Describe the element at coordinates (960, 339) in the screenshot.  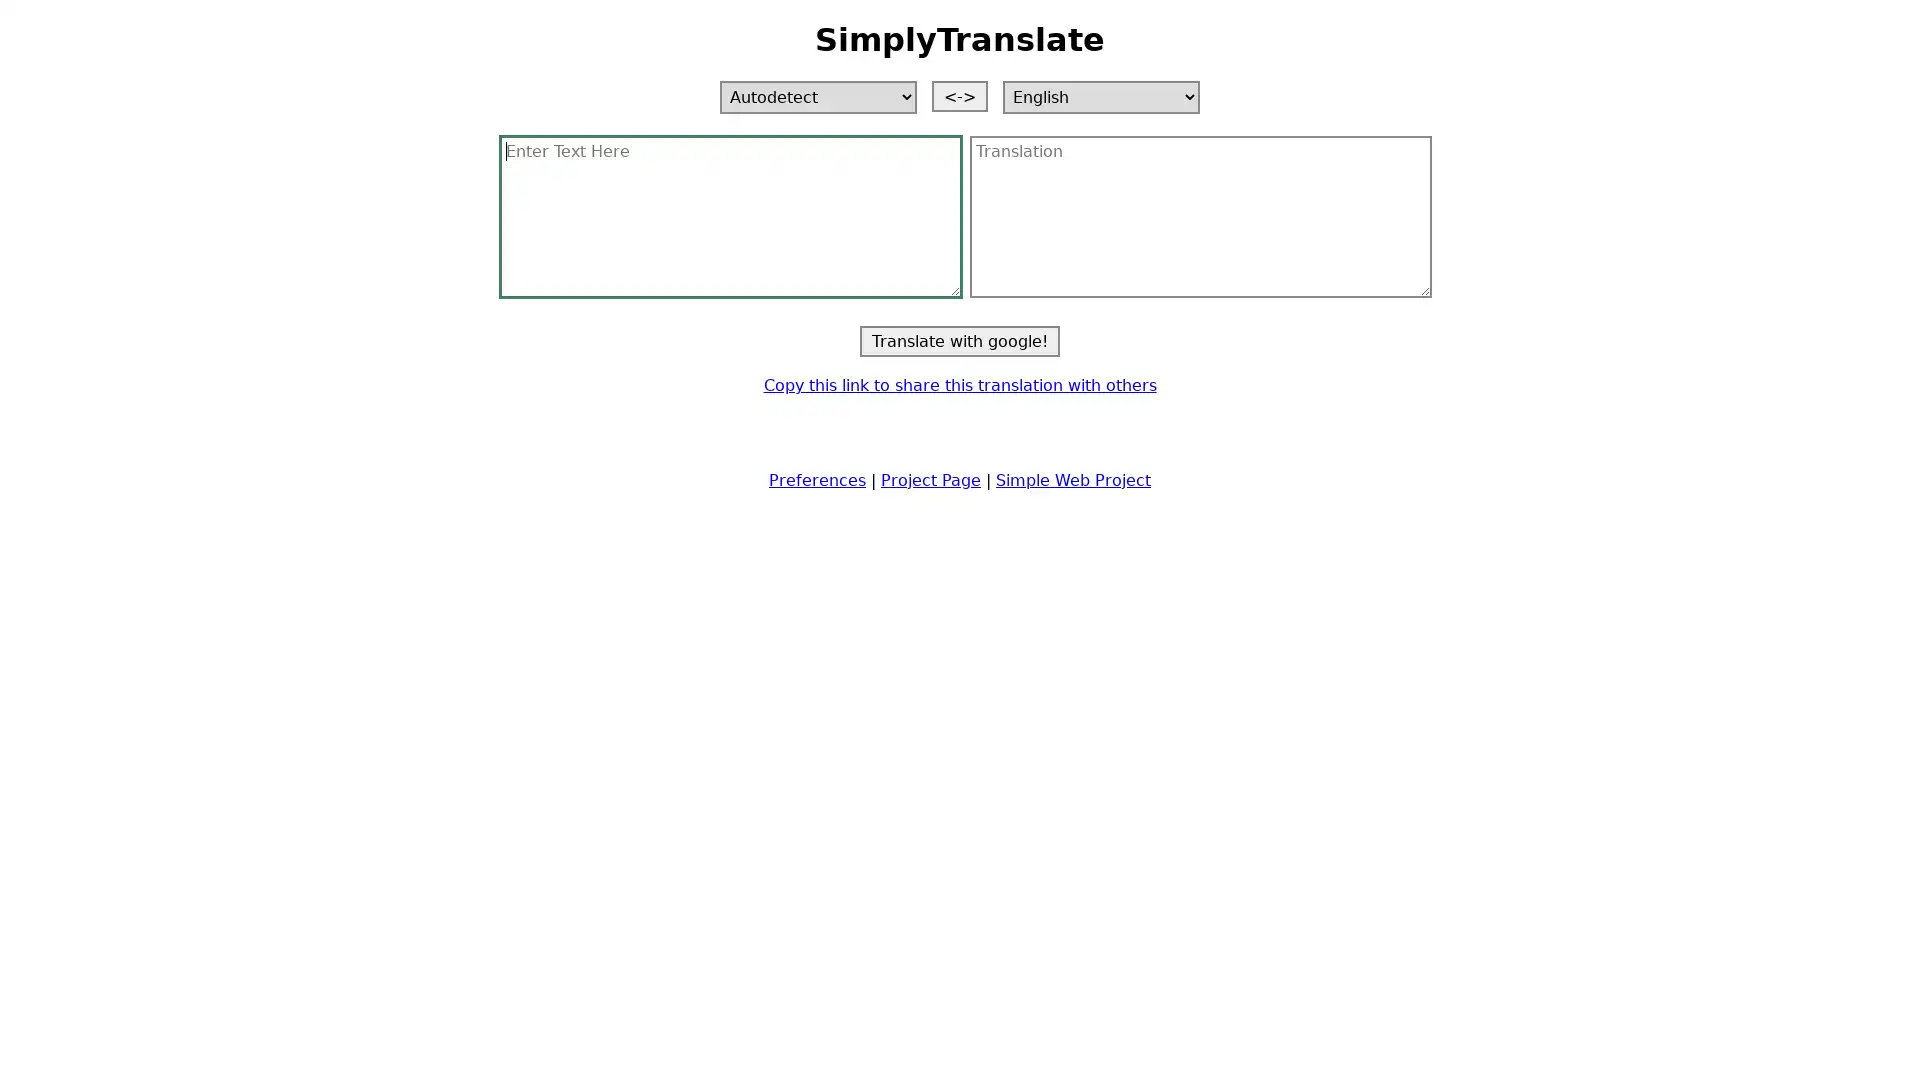
I see `Translate with google!` at that location.